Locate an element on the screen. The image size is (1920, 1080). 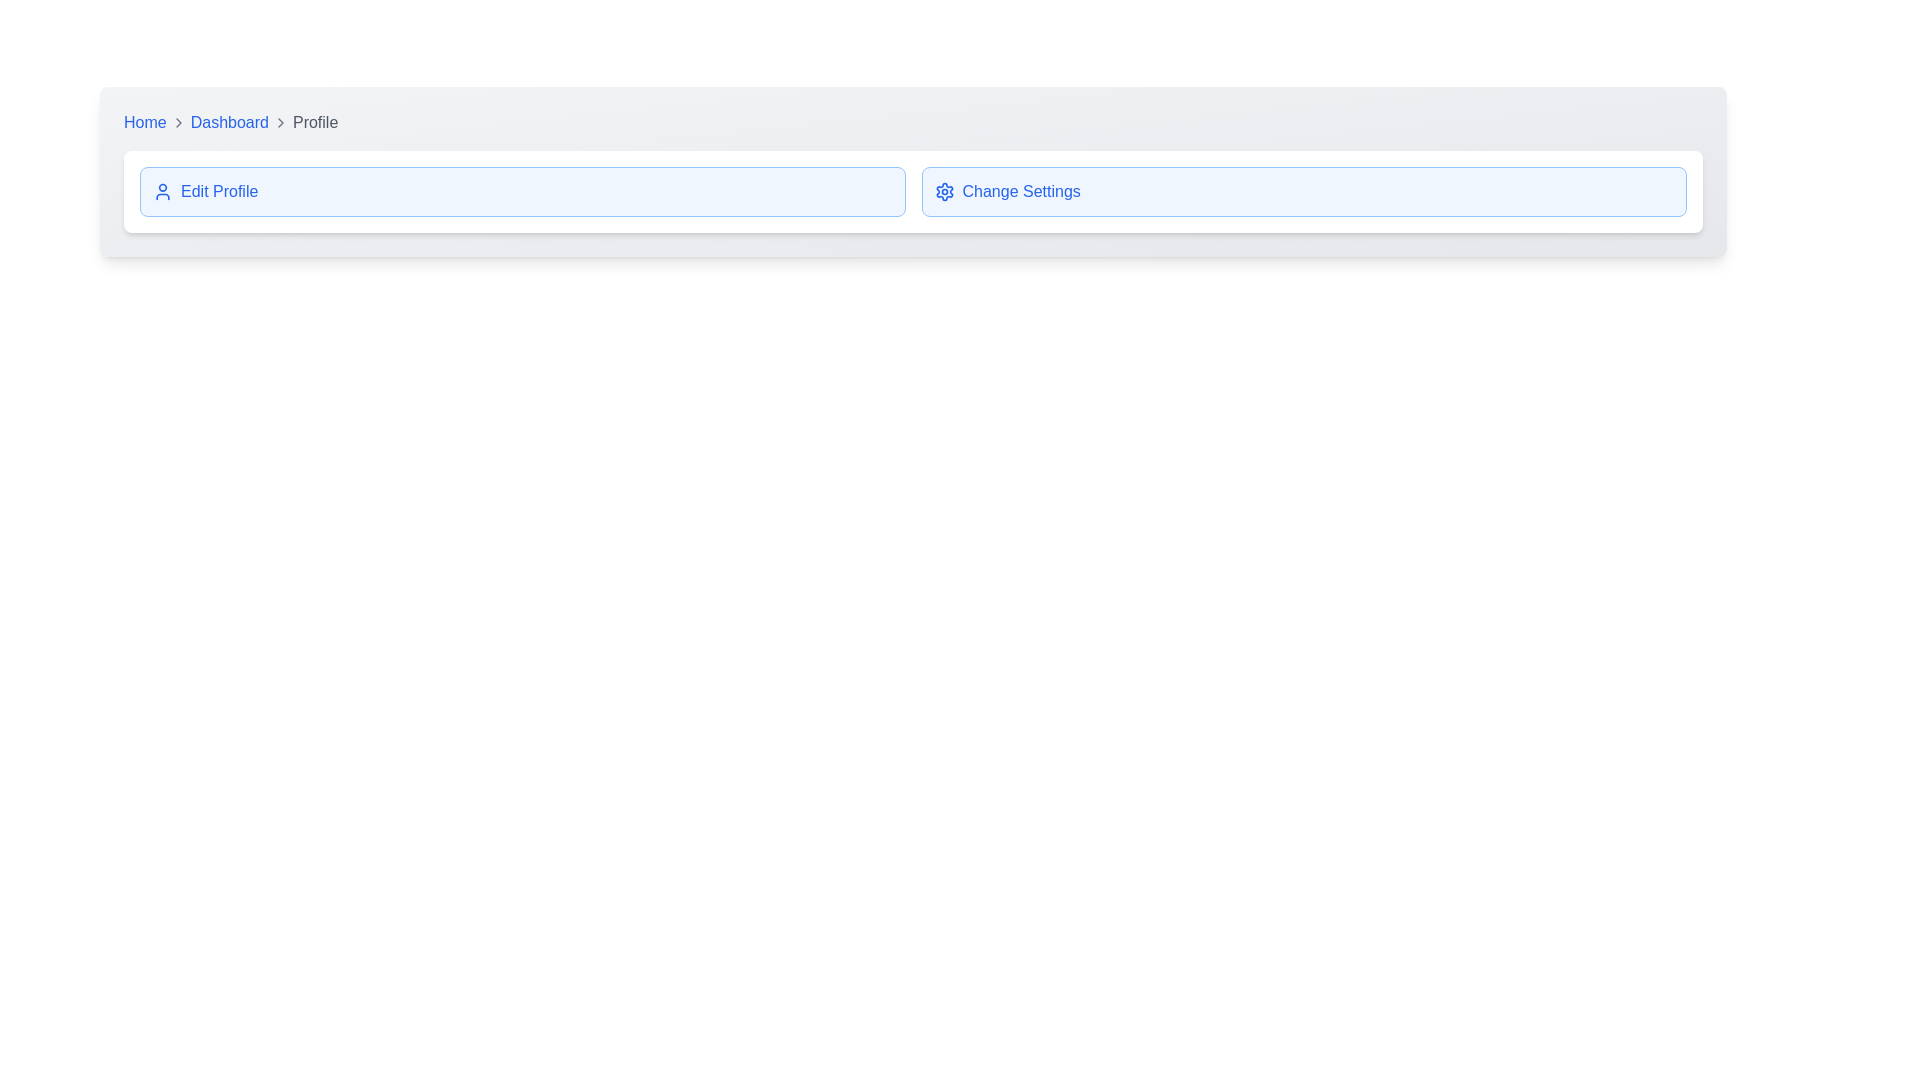
the settings icon located on the right side of the user profile section header, near the 'Change Settings' label is located at coordinates (943, 192).